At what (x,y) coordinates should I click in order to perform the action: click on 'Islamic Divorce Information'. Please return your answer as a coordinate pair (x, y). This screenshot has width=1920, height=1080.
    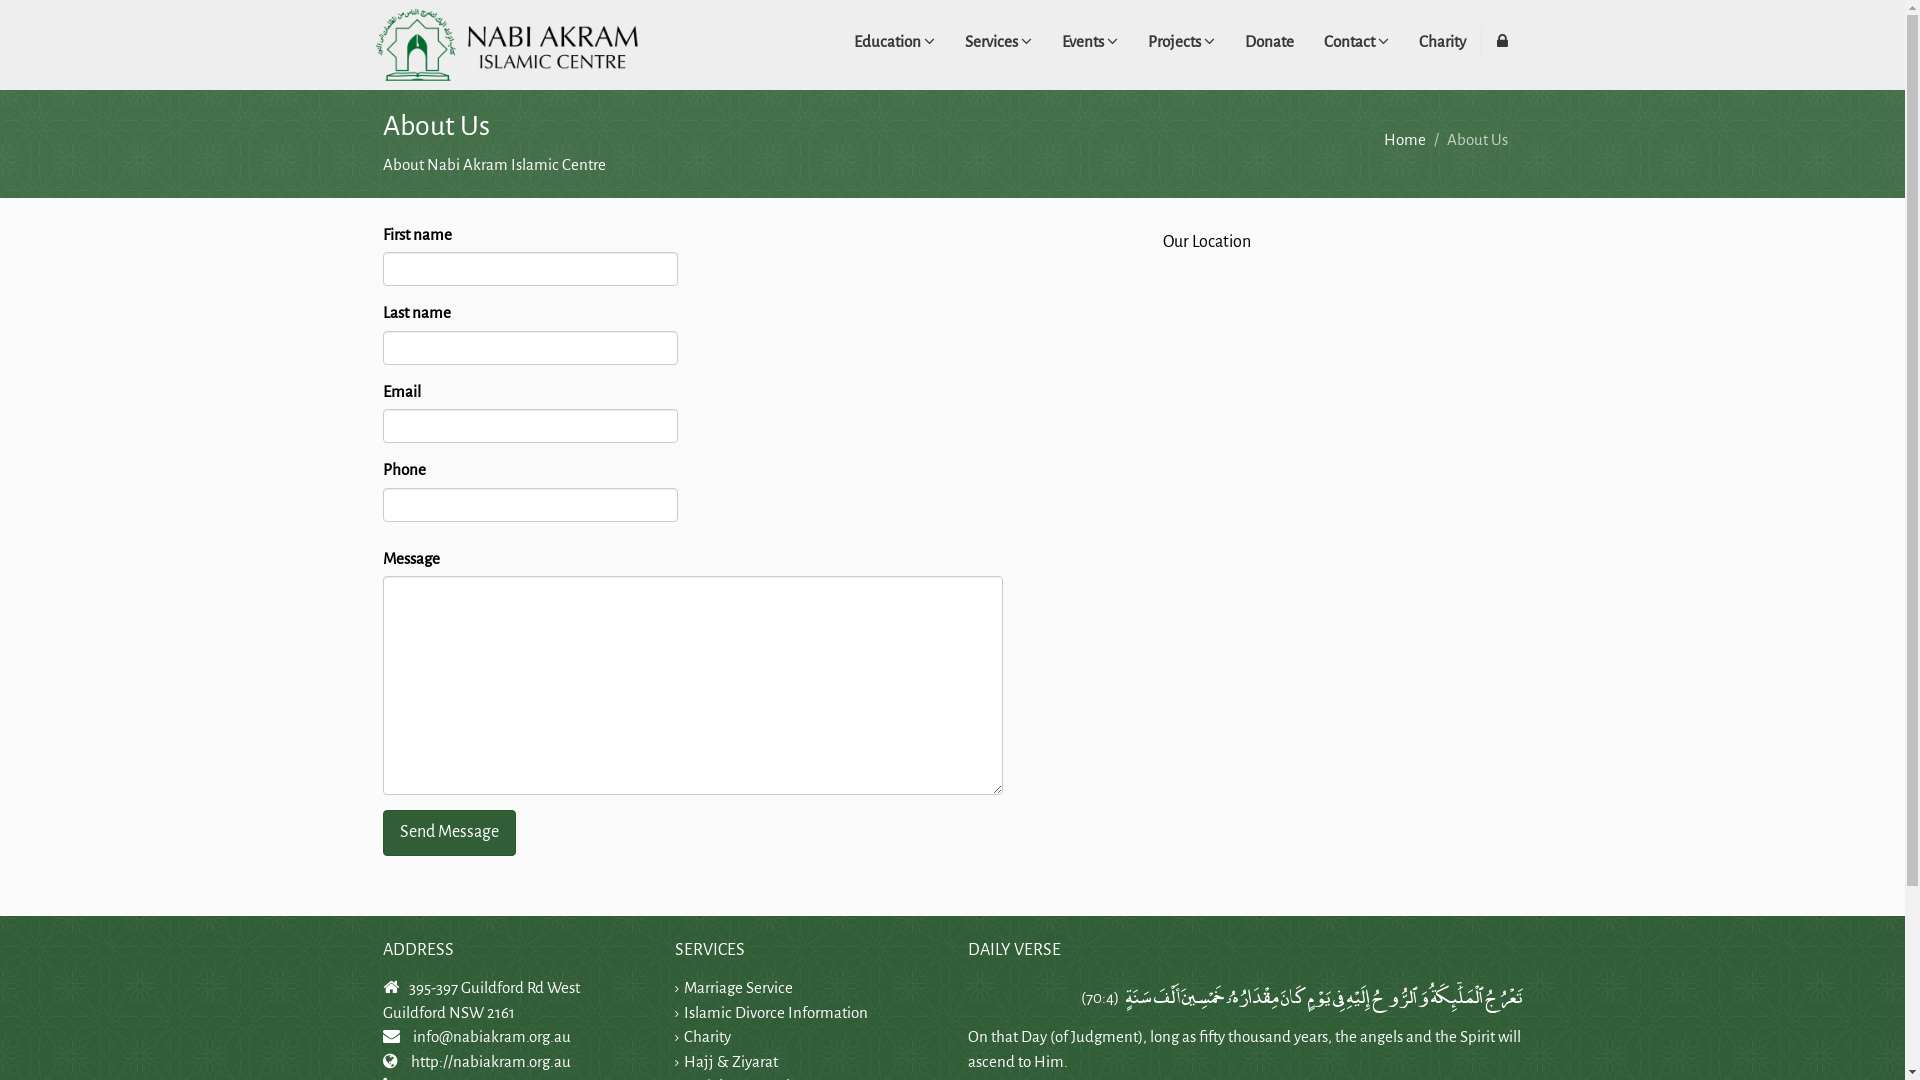
    Looking at the image, I should click on (775, 1012).